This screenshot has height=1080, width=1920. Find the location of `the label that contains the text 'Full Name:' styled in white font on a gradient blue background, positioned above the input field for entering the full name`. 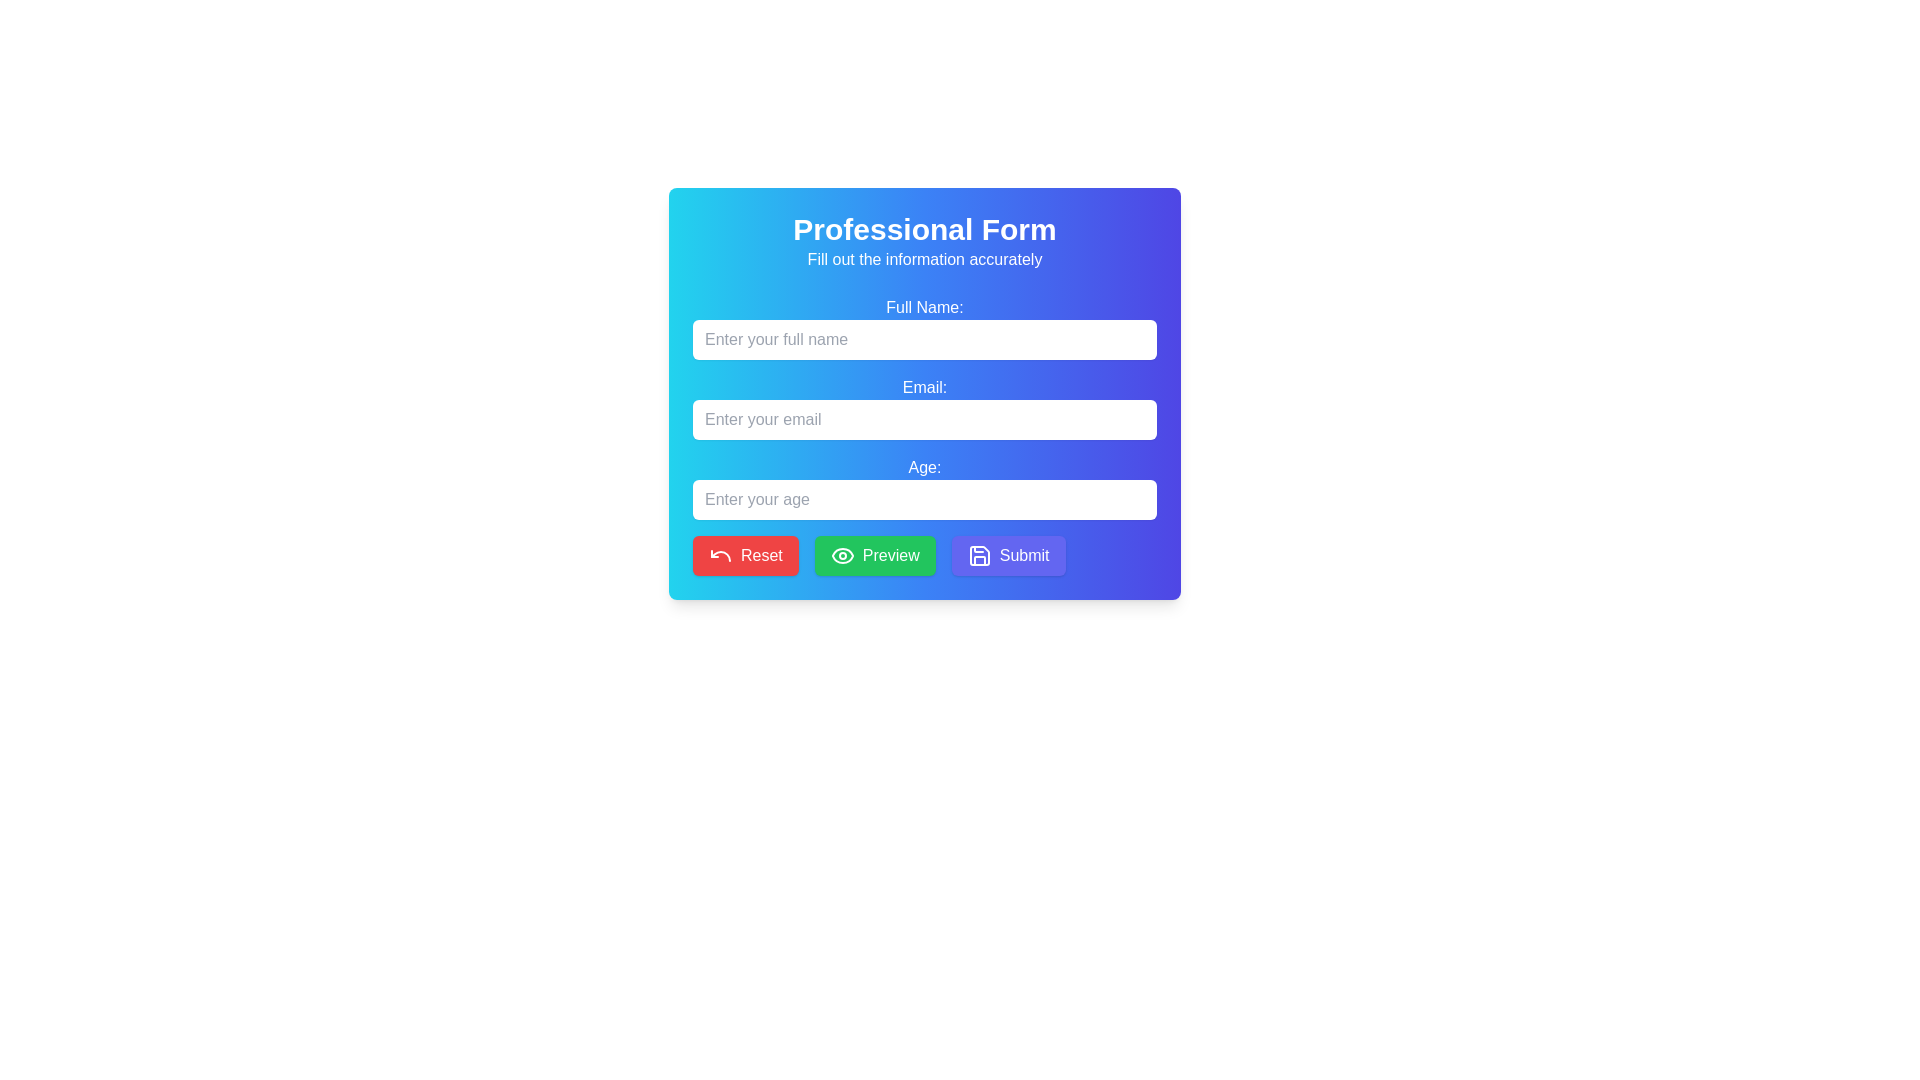

the label that contains the text 'Full Name:' styled in white font on a gradient blue background, positioned above the input field for entering the full name is located at coordinates (924, 308).